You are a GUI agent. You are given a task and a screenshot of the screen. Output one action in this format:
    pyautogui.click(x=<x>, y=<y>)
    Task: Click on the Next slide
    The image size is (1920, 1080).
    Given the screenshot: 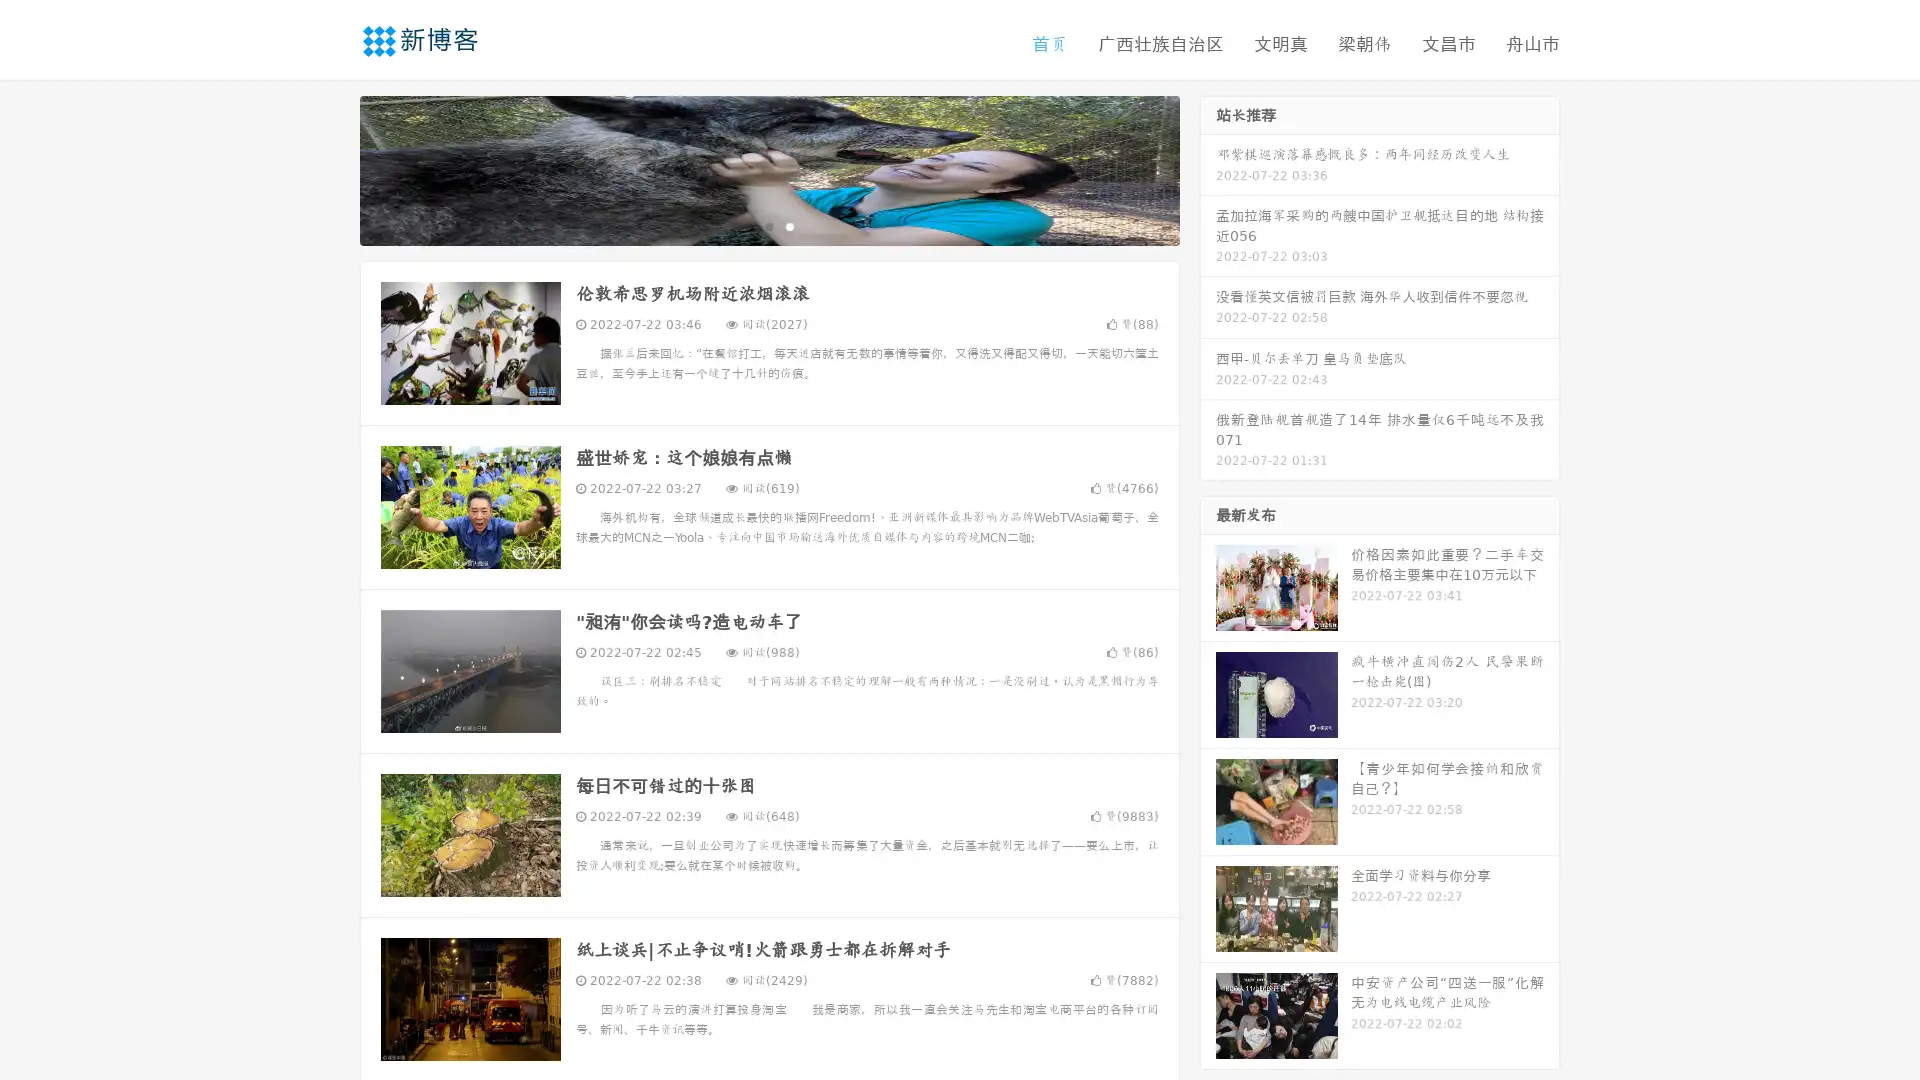 What is the action you would take?
    pyautogui.click(x=1208, y=168)
    